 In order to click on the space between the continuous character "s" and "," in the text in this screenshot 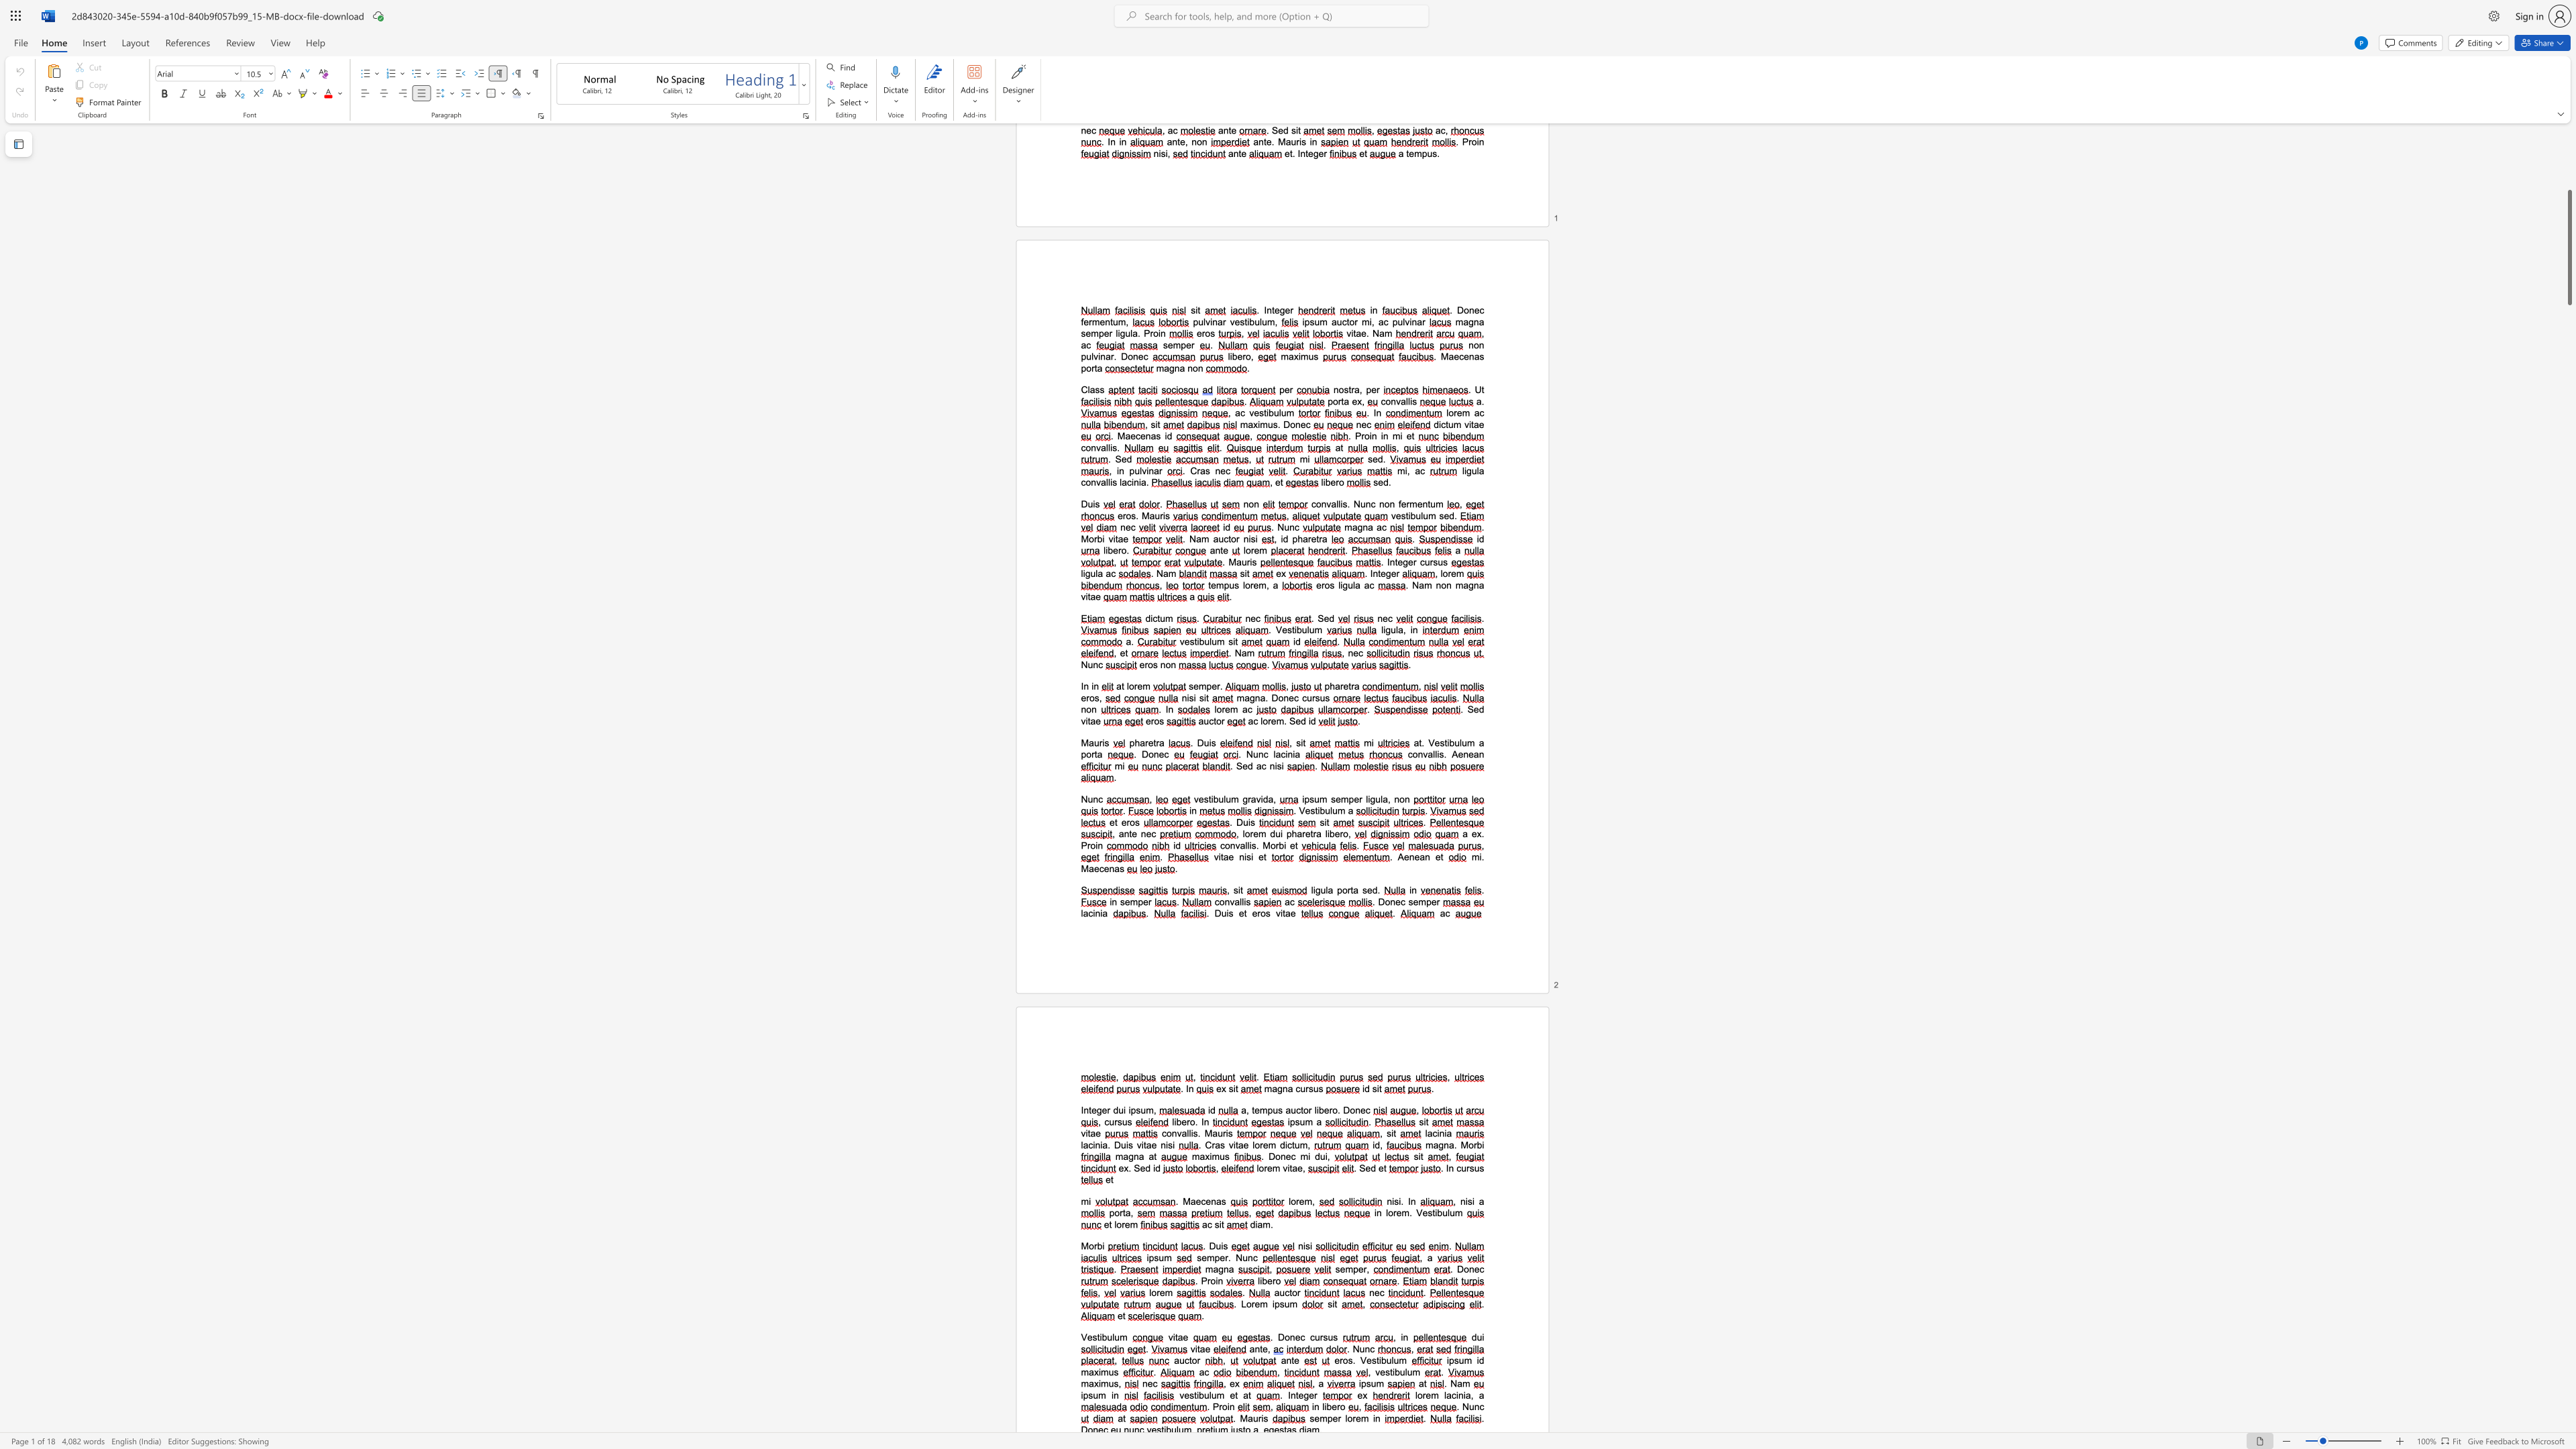, I will do `click(1118, 1383)`.